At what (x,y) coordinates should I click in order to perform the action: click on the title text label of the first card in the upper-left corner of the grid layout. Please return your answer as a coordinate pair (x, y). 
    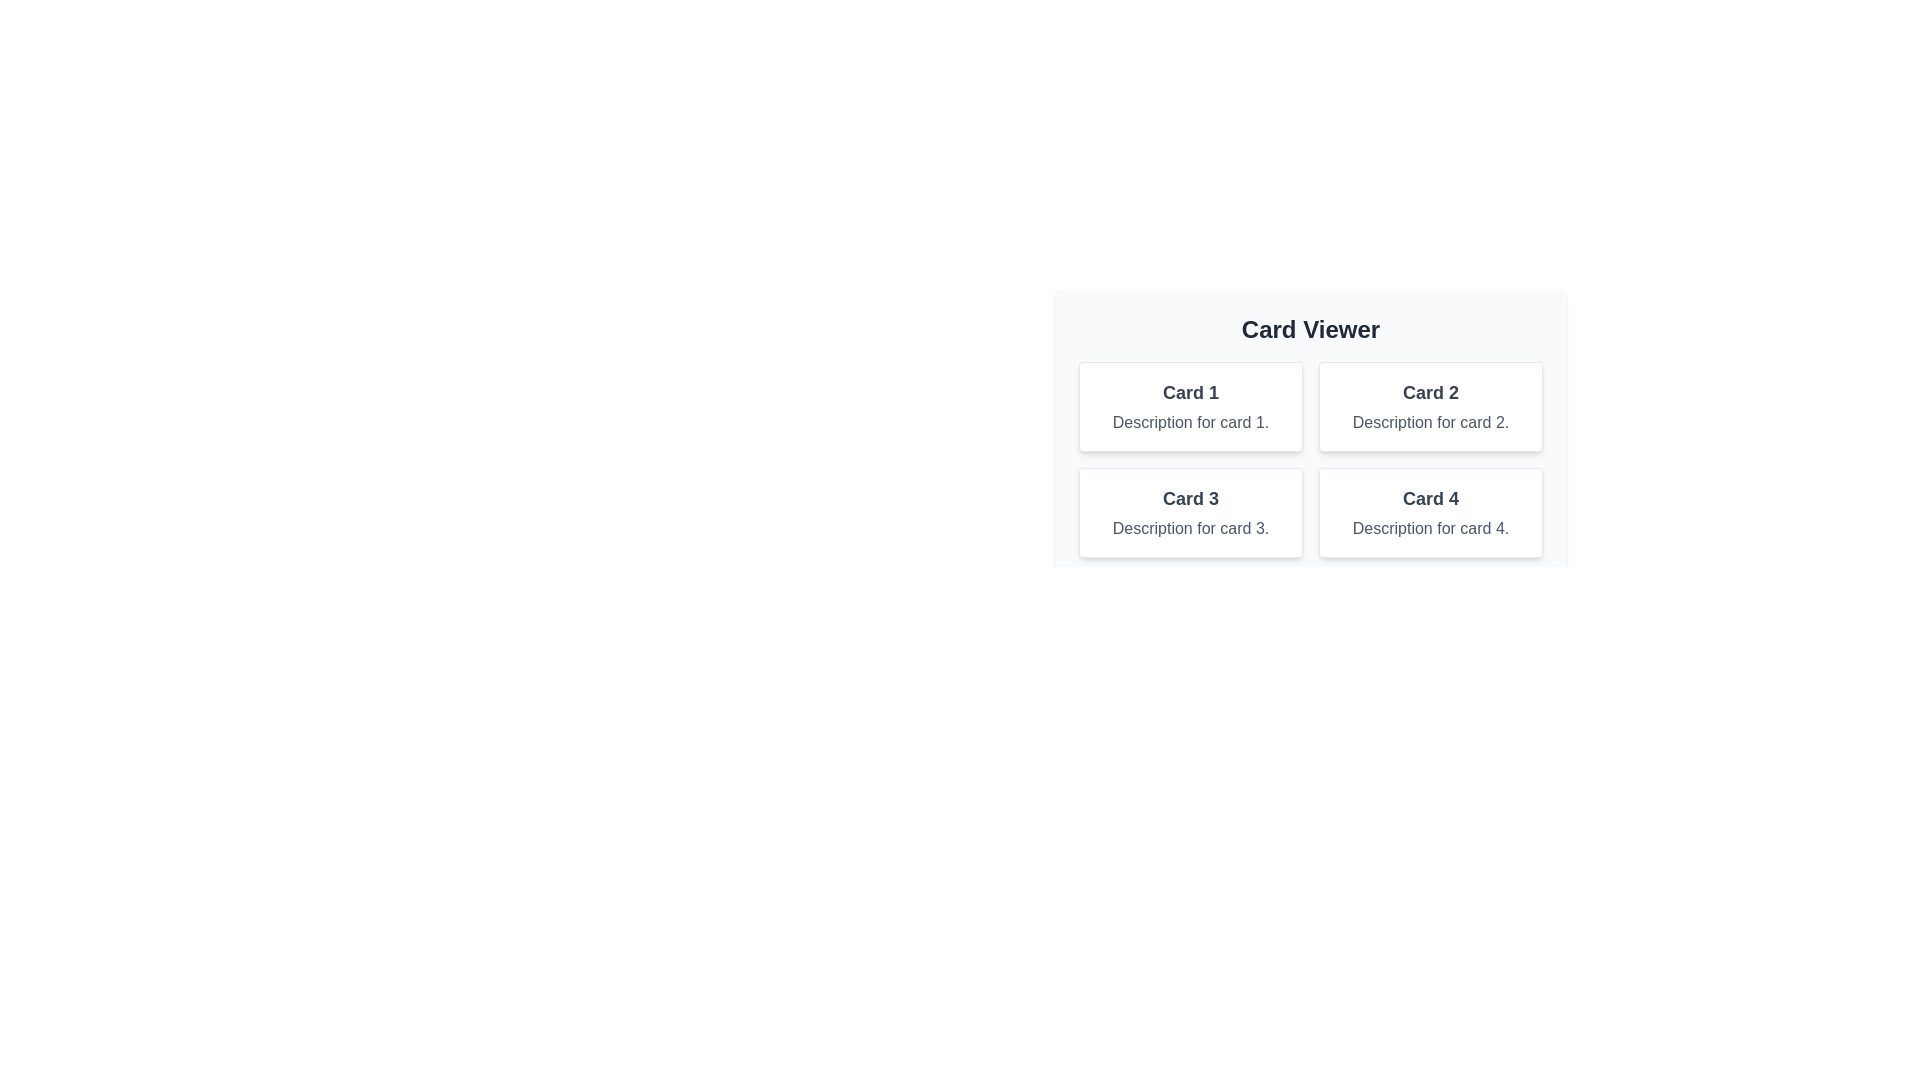
    Looking at the image, I should click on (1190, 393).